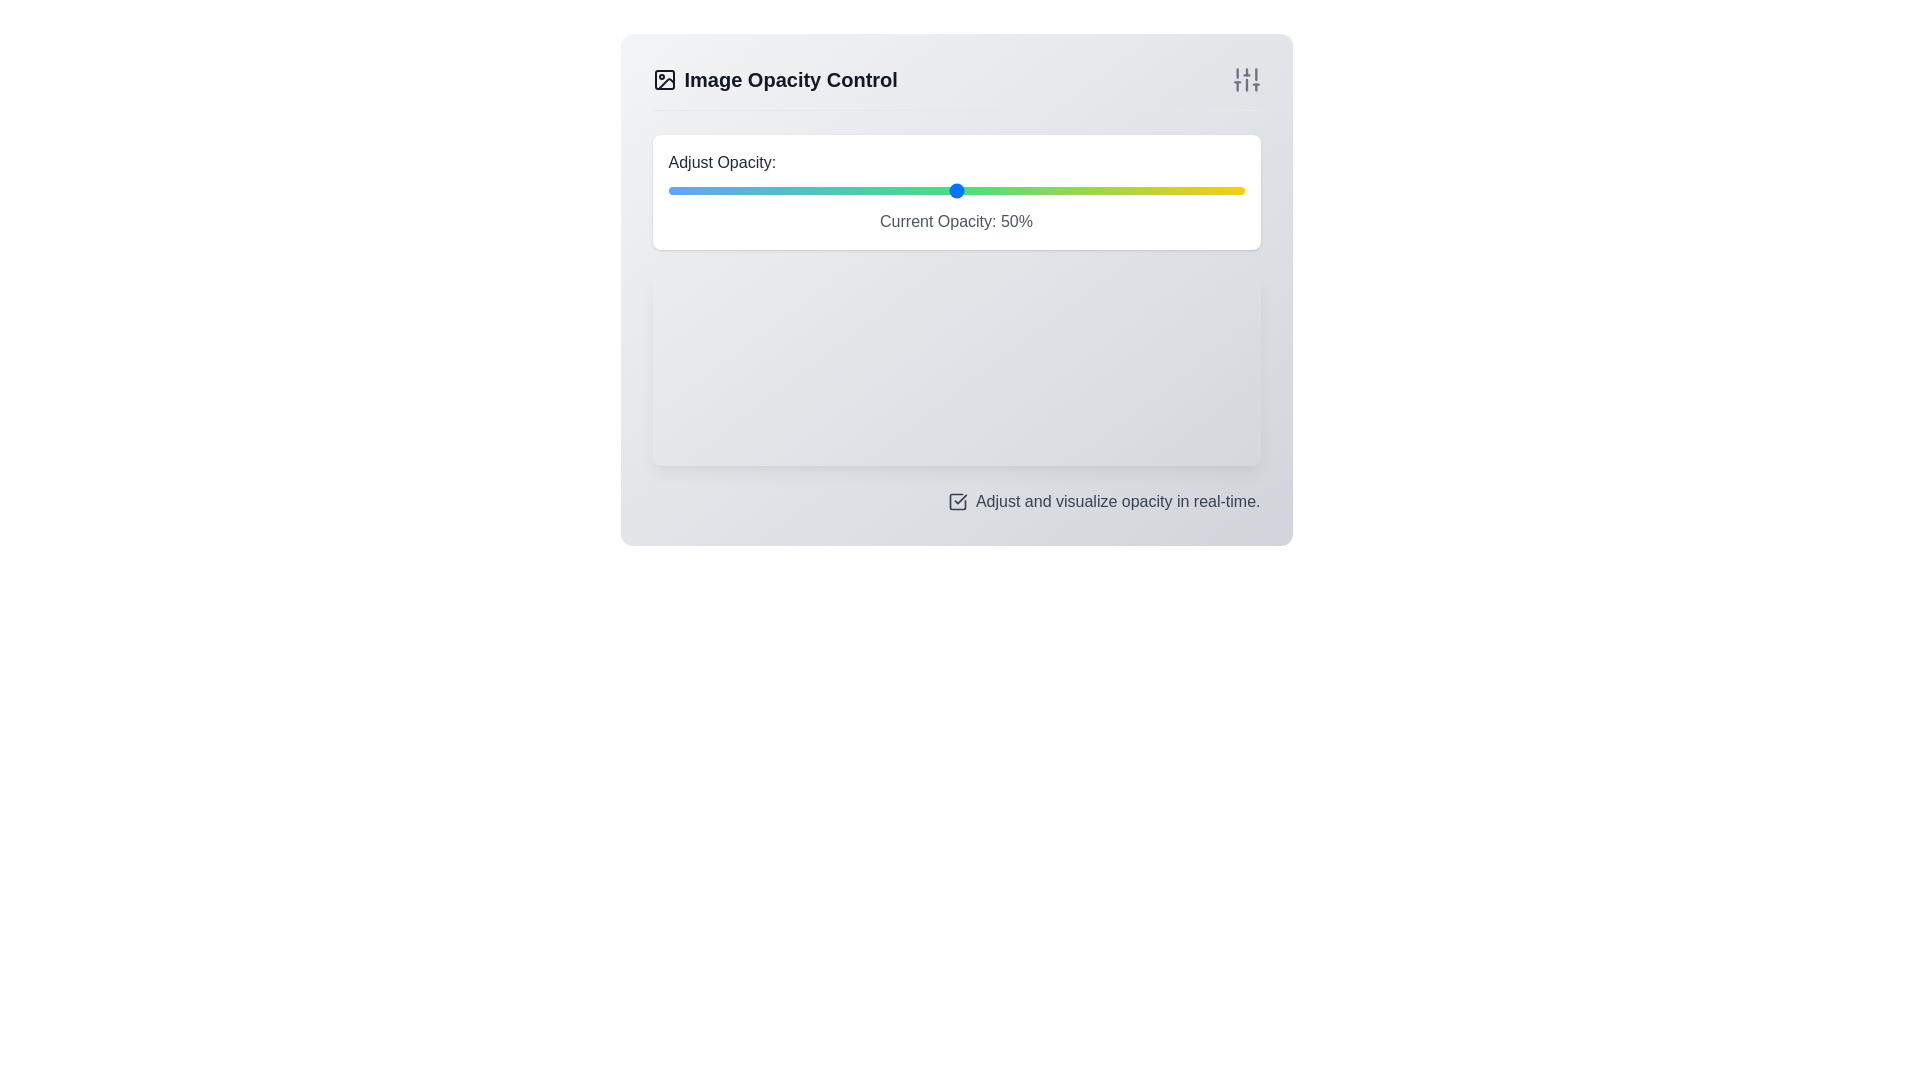  What do you see at coordinates (1140, 191) in the screenshot?
I see `the opacity value` at bounding box center [1140, 191].